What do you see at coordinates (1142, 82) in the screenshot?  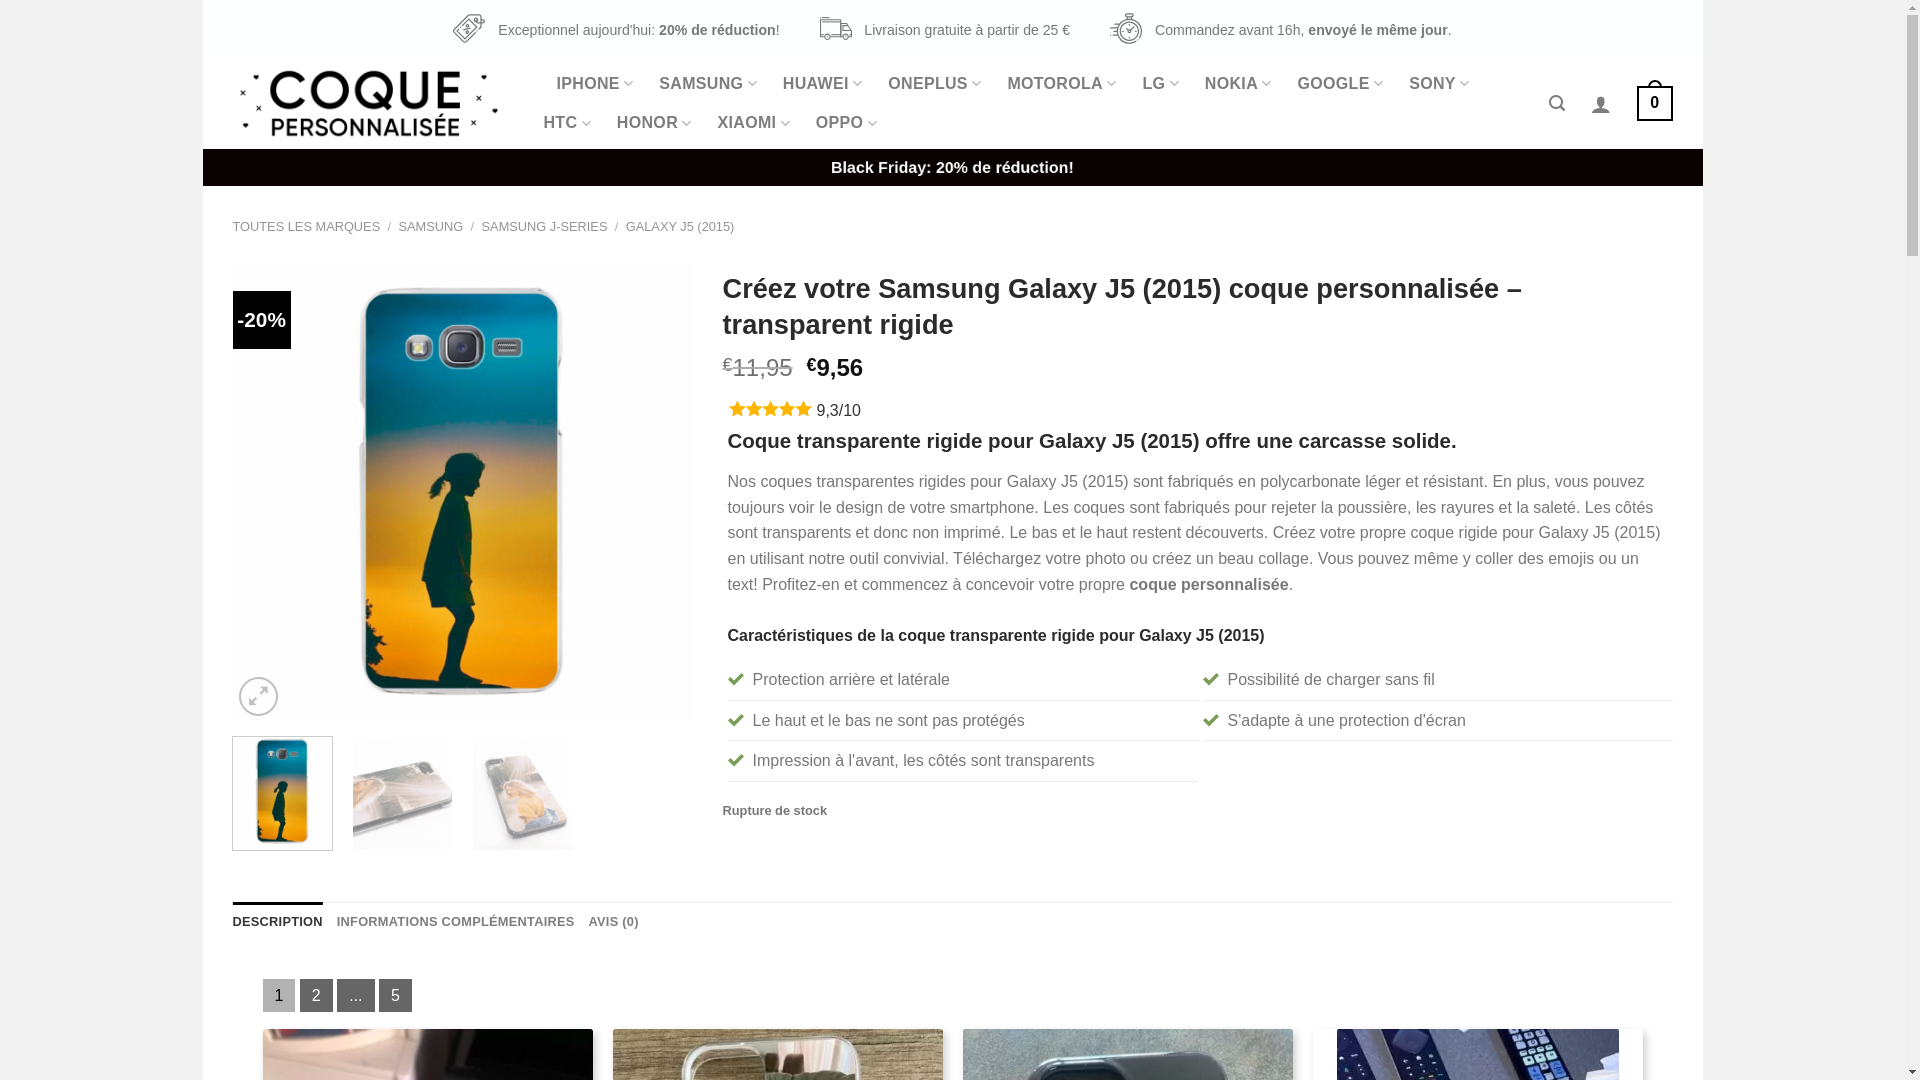 I see `'LG'` at bounding box center [1142, 82].